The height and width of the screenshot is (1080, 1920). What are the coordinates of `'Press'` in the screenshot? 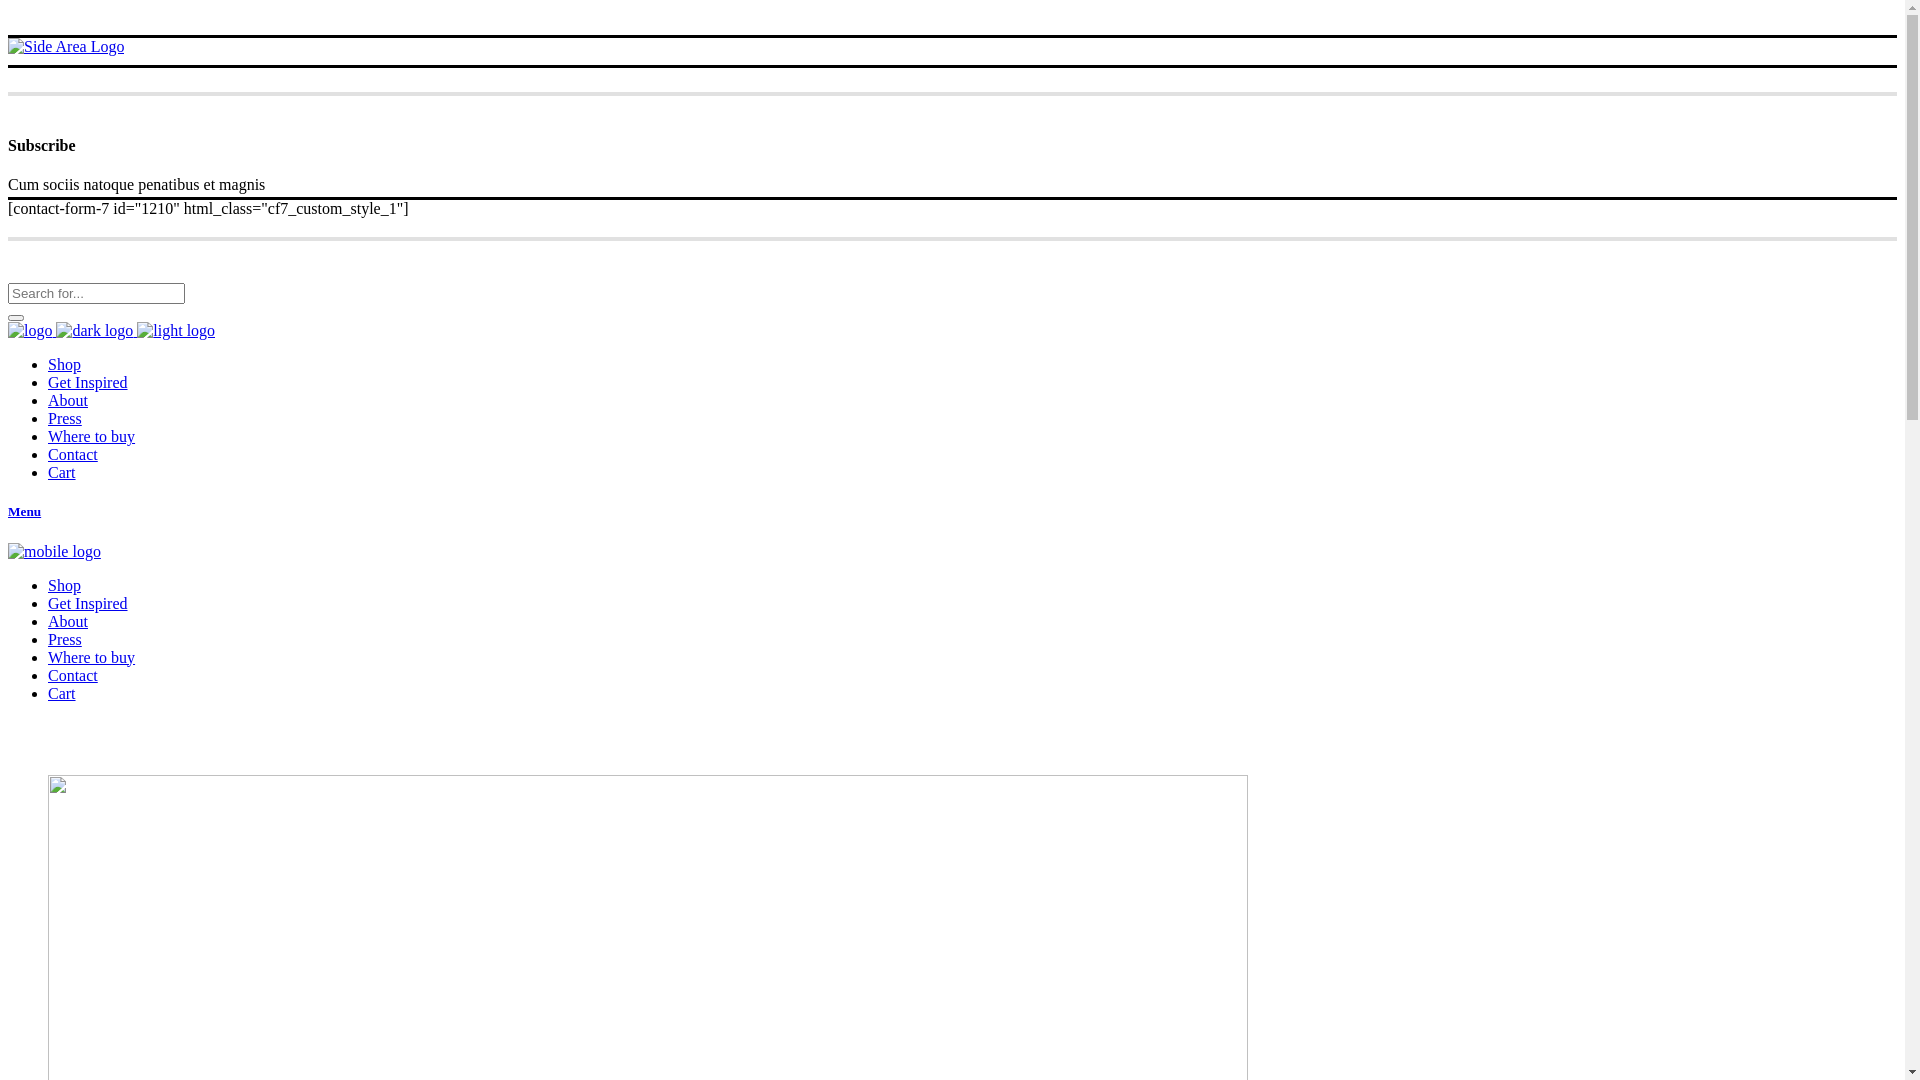 It's located at (65, 639).